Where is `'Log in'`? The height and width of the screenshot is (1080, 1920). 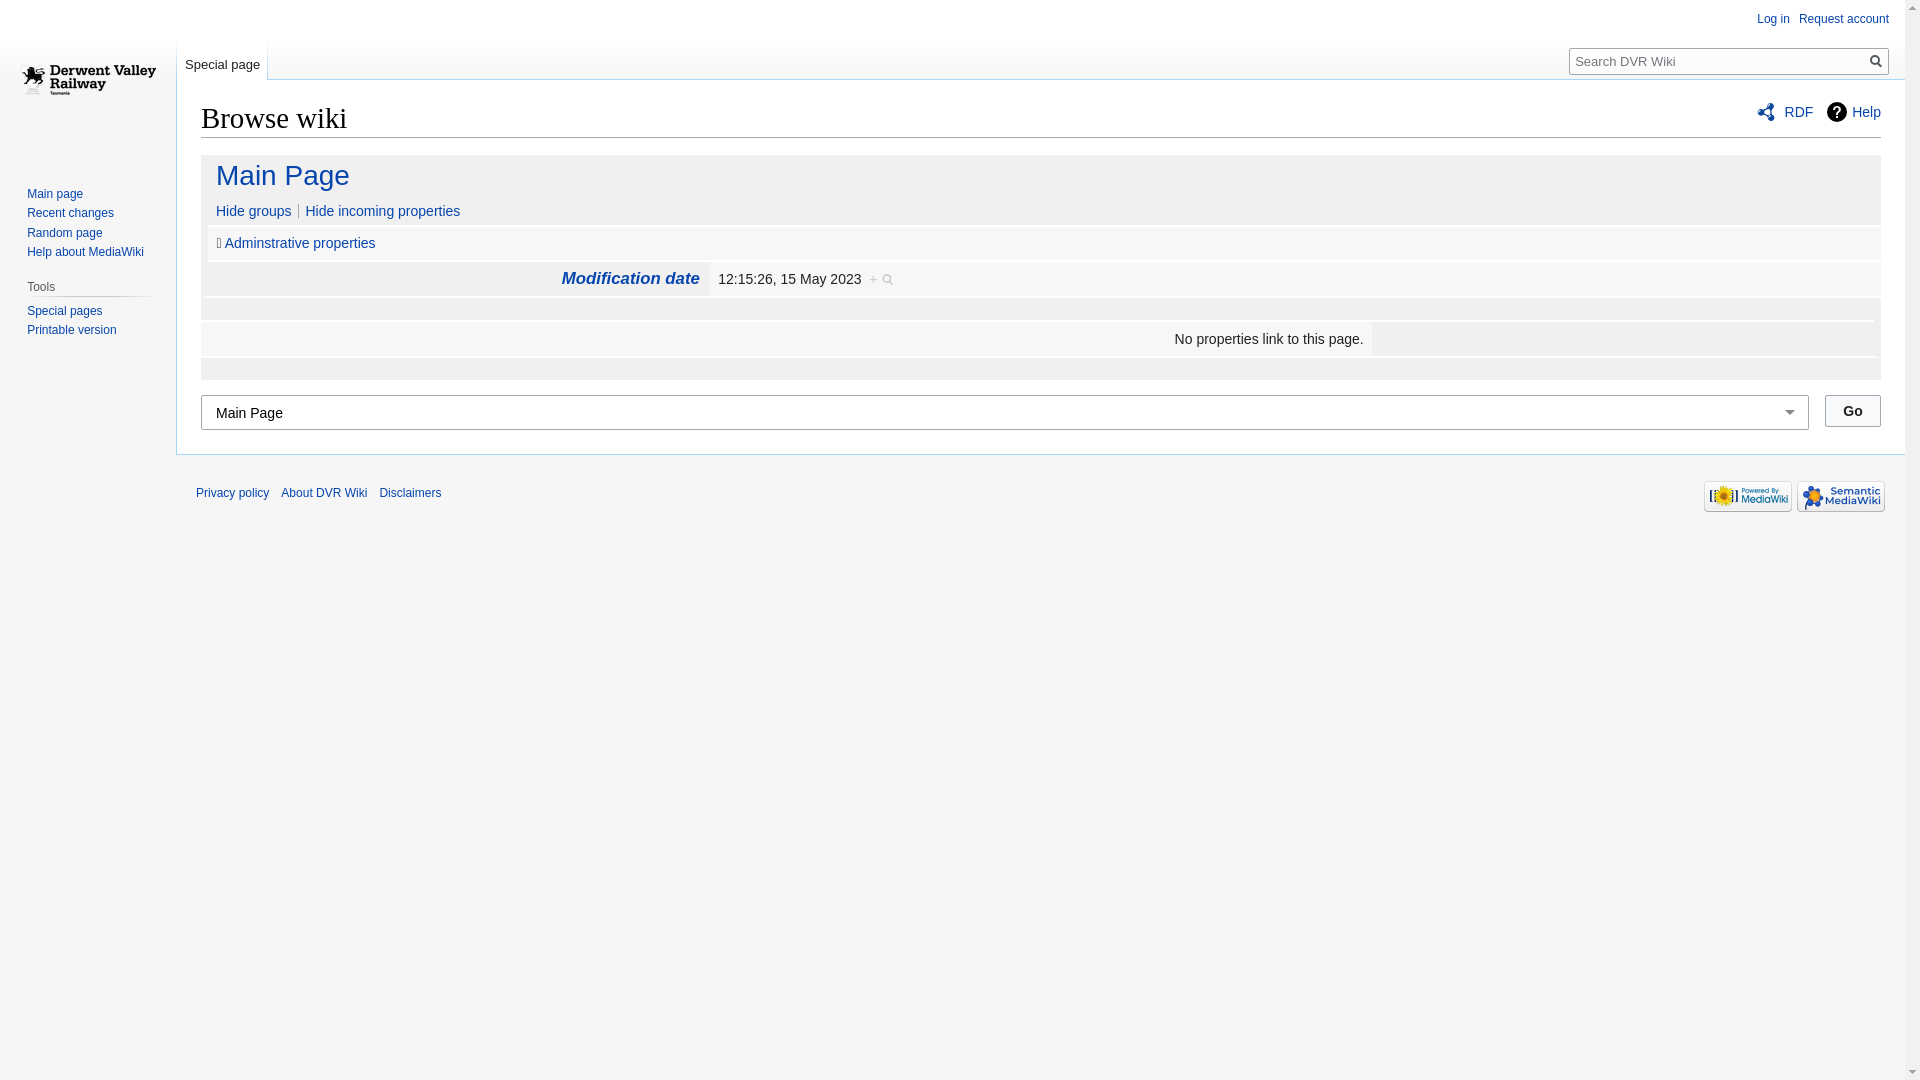 'Log in' is located at coordinates (1773, 19).